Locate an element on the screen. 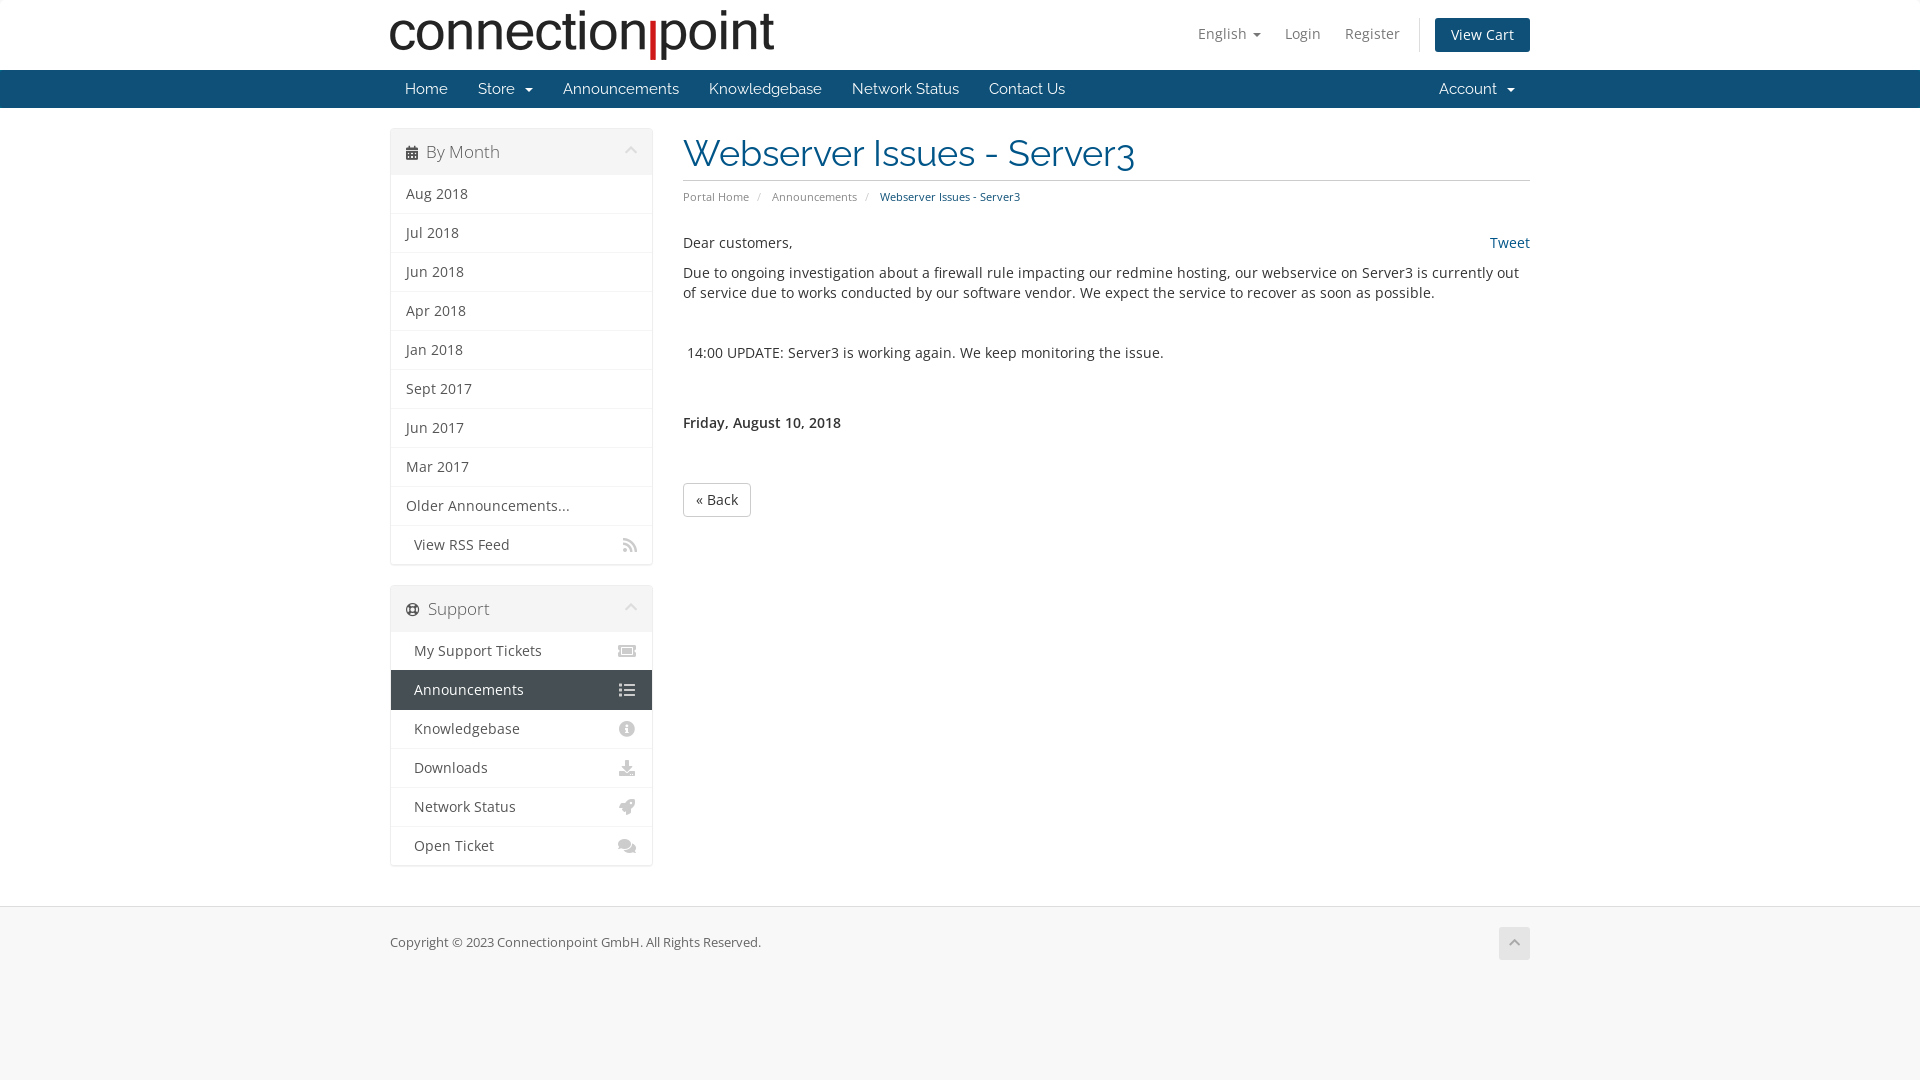 Image resolution: width=1920 pixels, height=1080 pixels. 'English' is located at coordinates (1228, 34).